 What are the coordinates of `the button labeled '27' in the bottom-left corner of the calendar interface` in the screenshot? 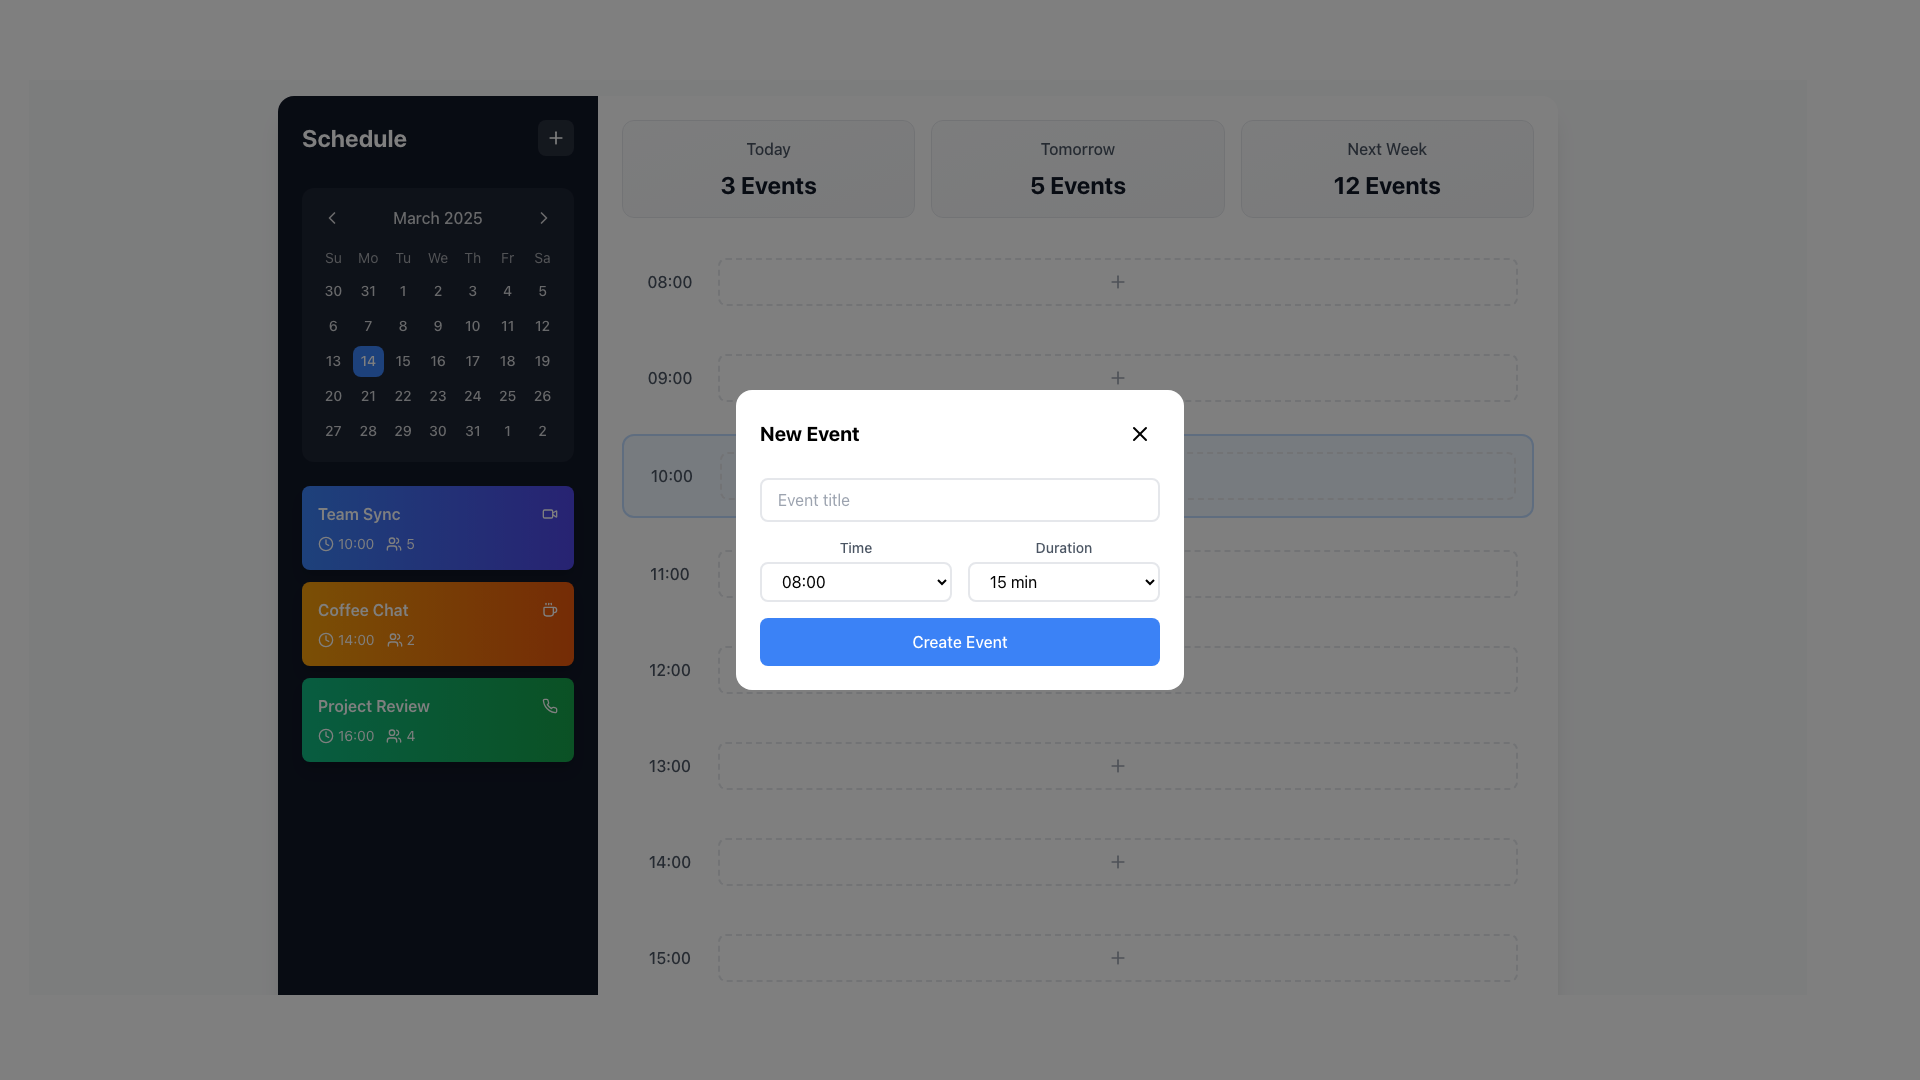 It's located at (333, 429).